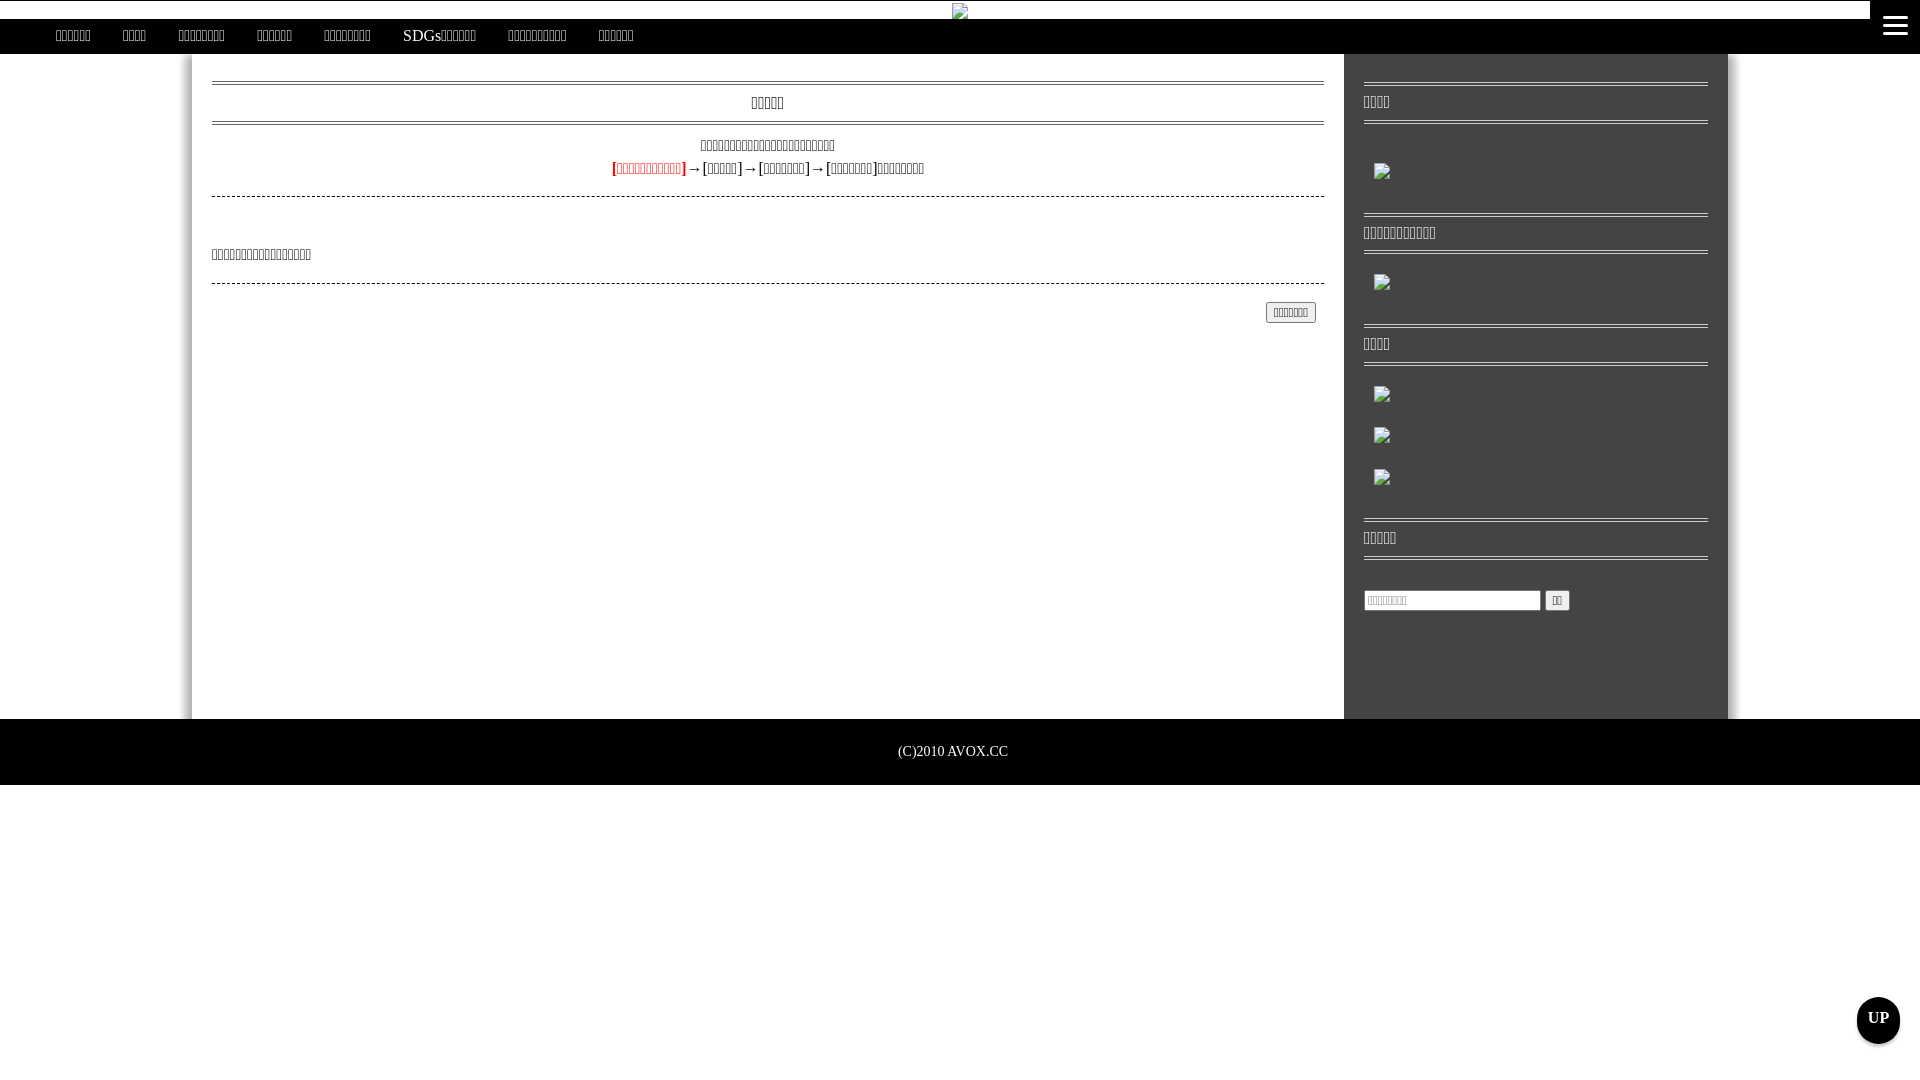 This screenshot has width=1920, height=1080. I want to click on 'UP', so click(1856, 1020).